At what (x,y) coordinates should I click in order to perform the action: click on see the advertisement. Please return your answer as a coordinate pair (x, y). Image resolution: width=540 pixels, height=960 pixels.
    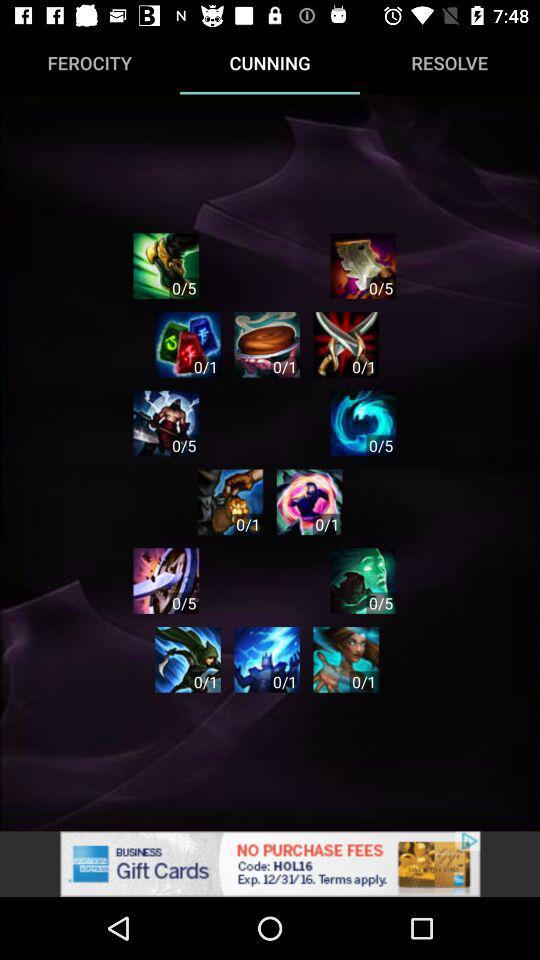
    Looking at the image, I should click on (270, 863).